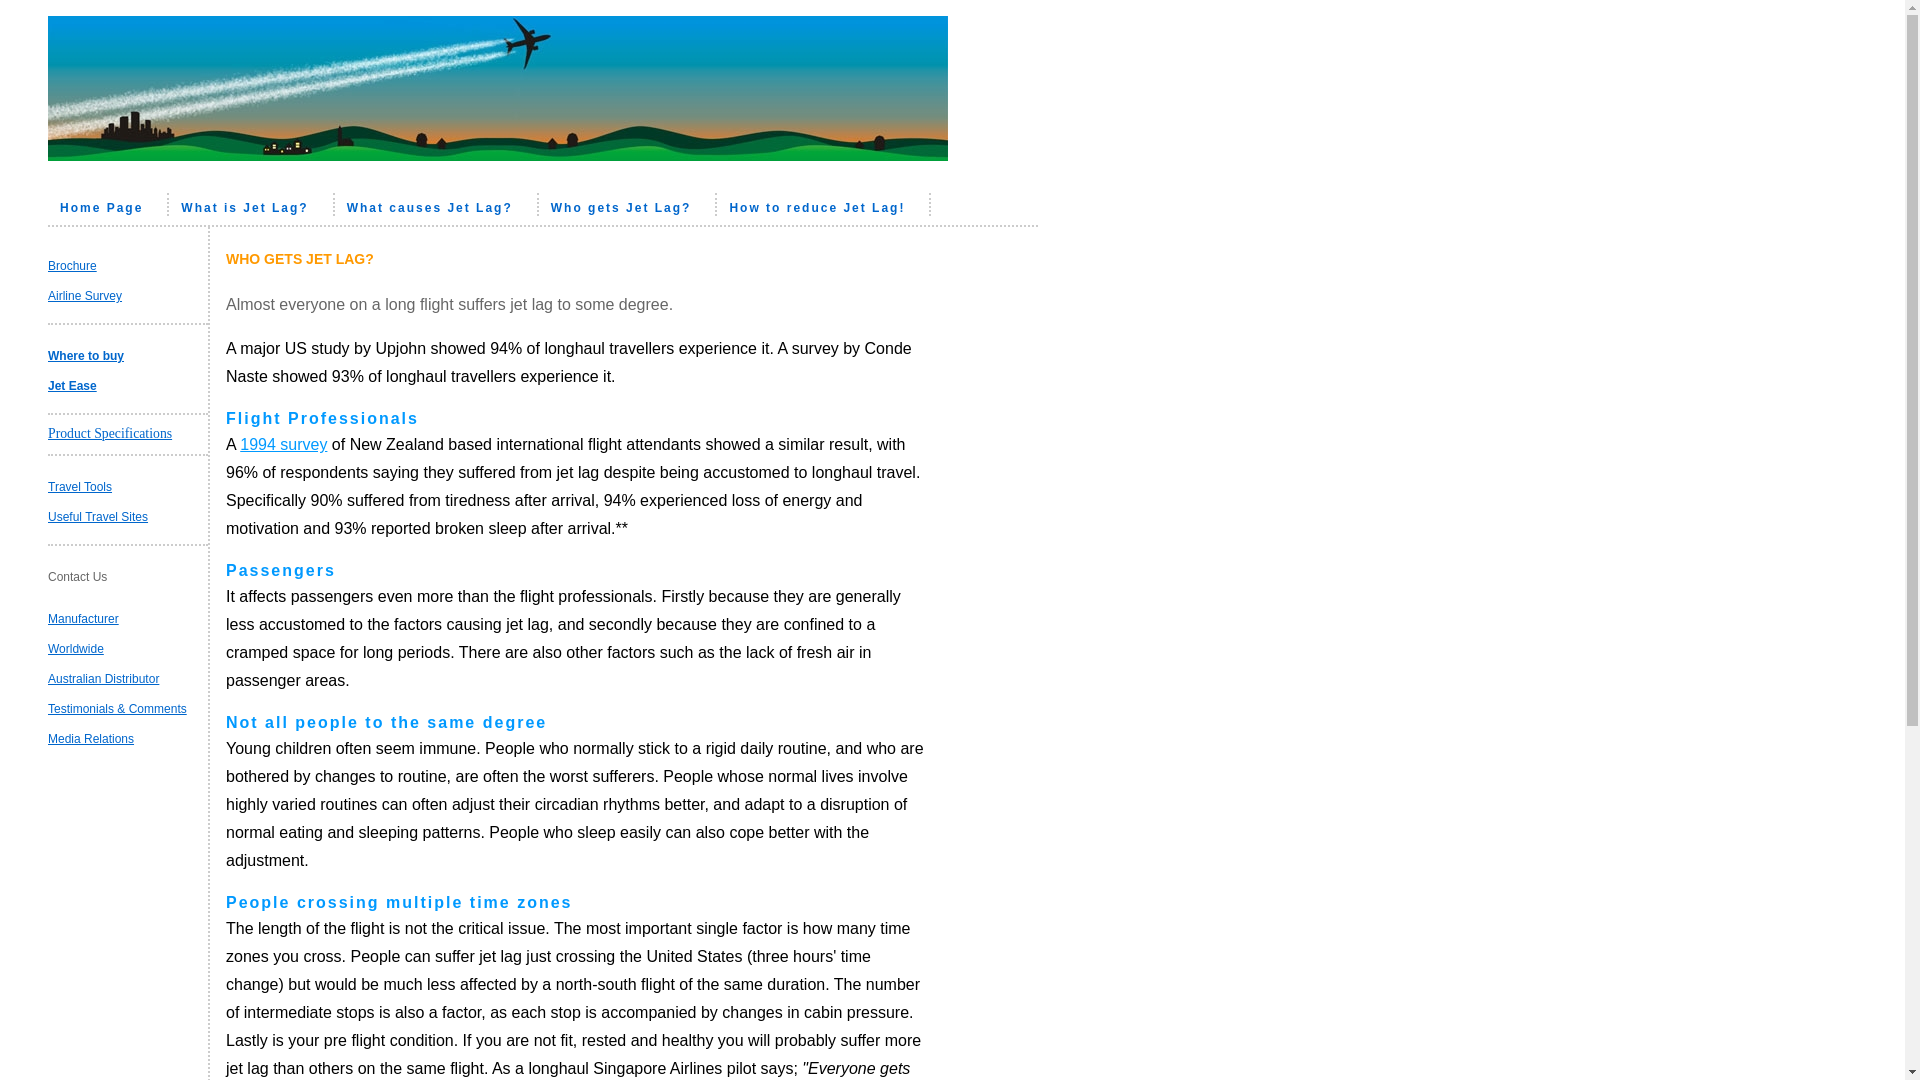  Describe the element at coordinates (627, 204) in the screenshot. I see `'Who gets Jet Lag?'` at that location.